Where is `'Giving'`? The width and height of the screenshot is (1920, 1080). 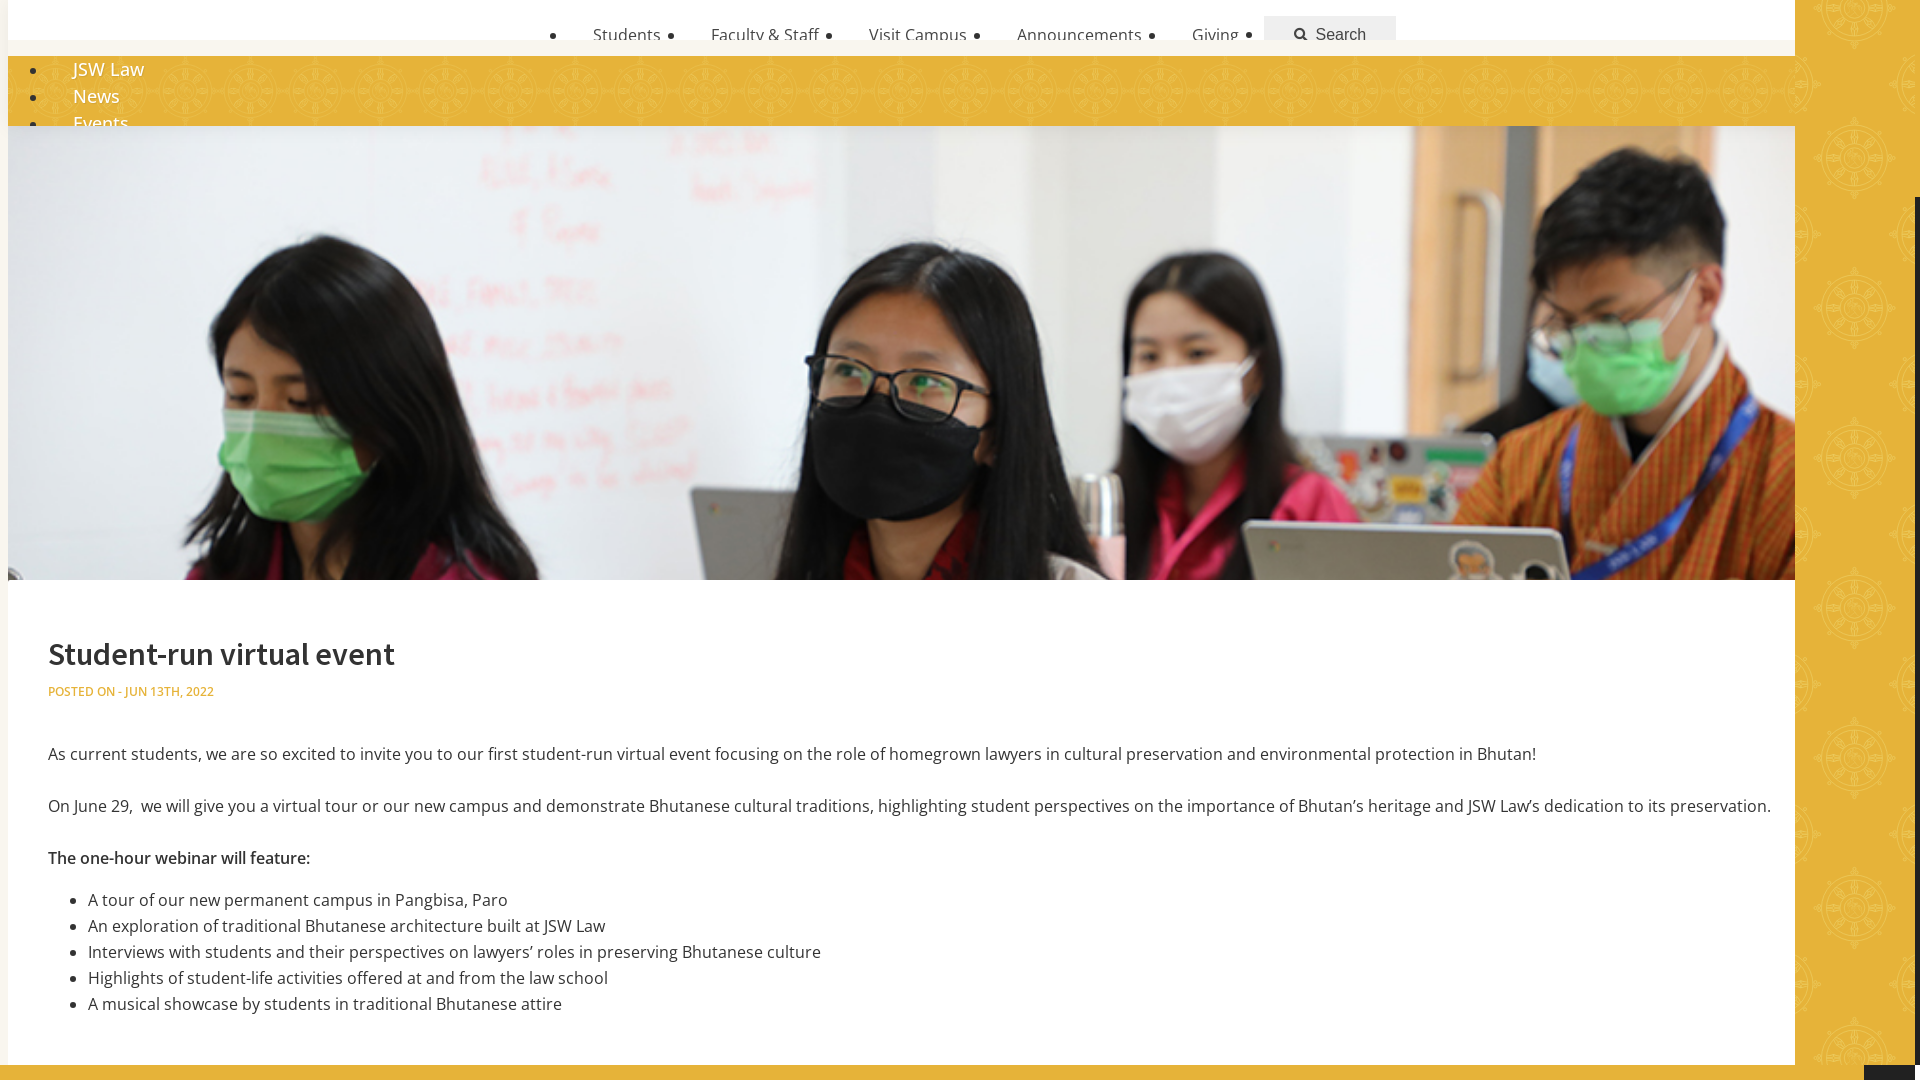 'Giving' is located at coordinates (1166, 34).